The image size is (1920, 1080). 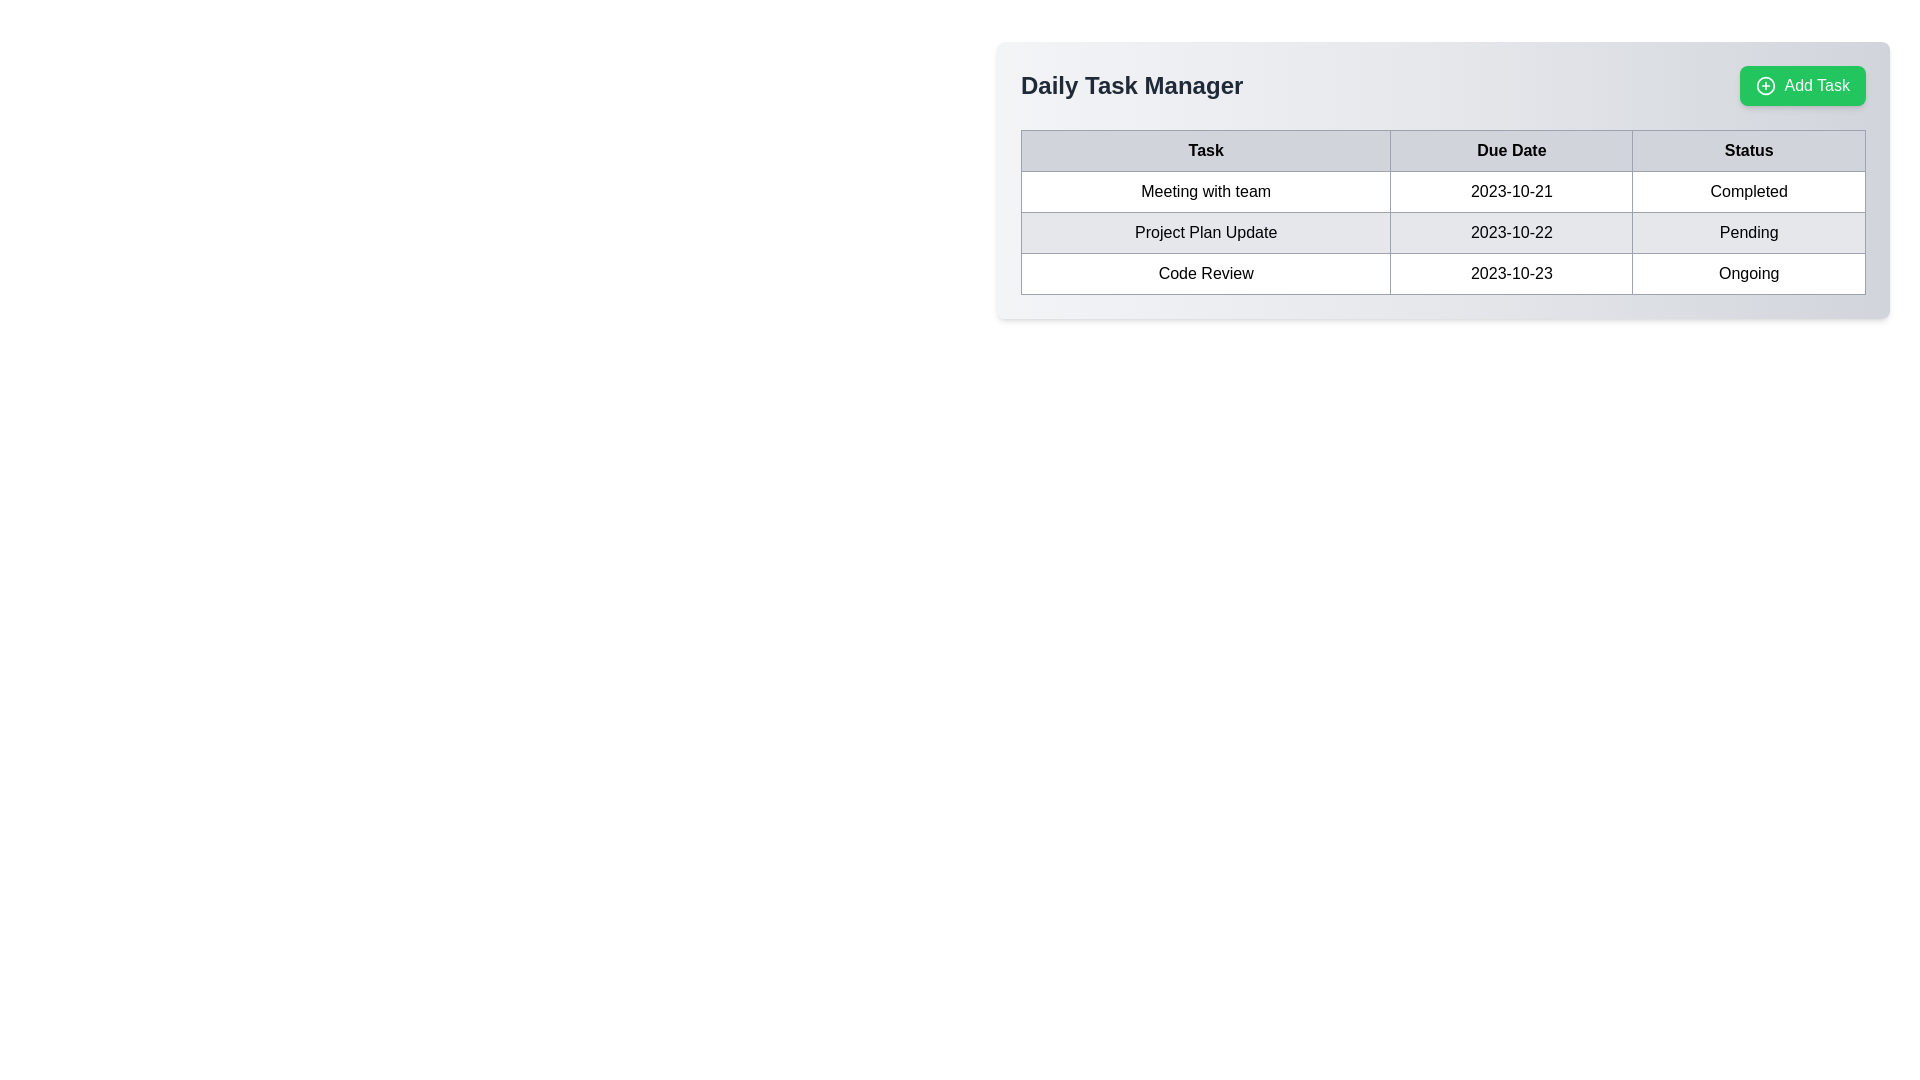 What do you see at coordinates (1766, 84) in the screenshot?
I see `the outer circular border of the 'plus inside a circle' icon located on the top-right green button labeled 'Add Task'` at bounding box center [1766, 84].